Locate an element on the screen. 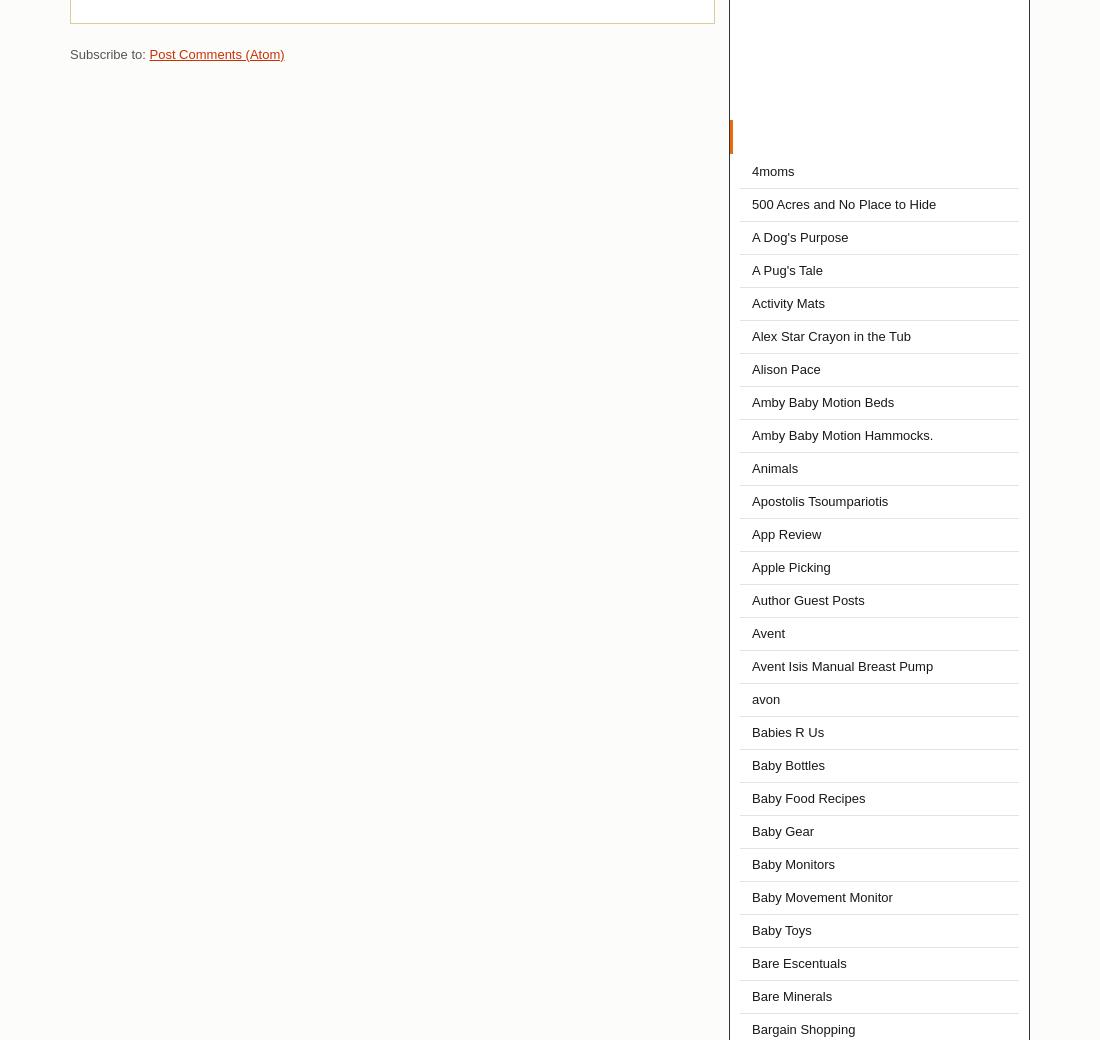  'Apostolis Tsoumpariotis' is located at coordinates (750, 501).